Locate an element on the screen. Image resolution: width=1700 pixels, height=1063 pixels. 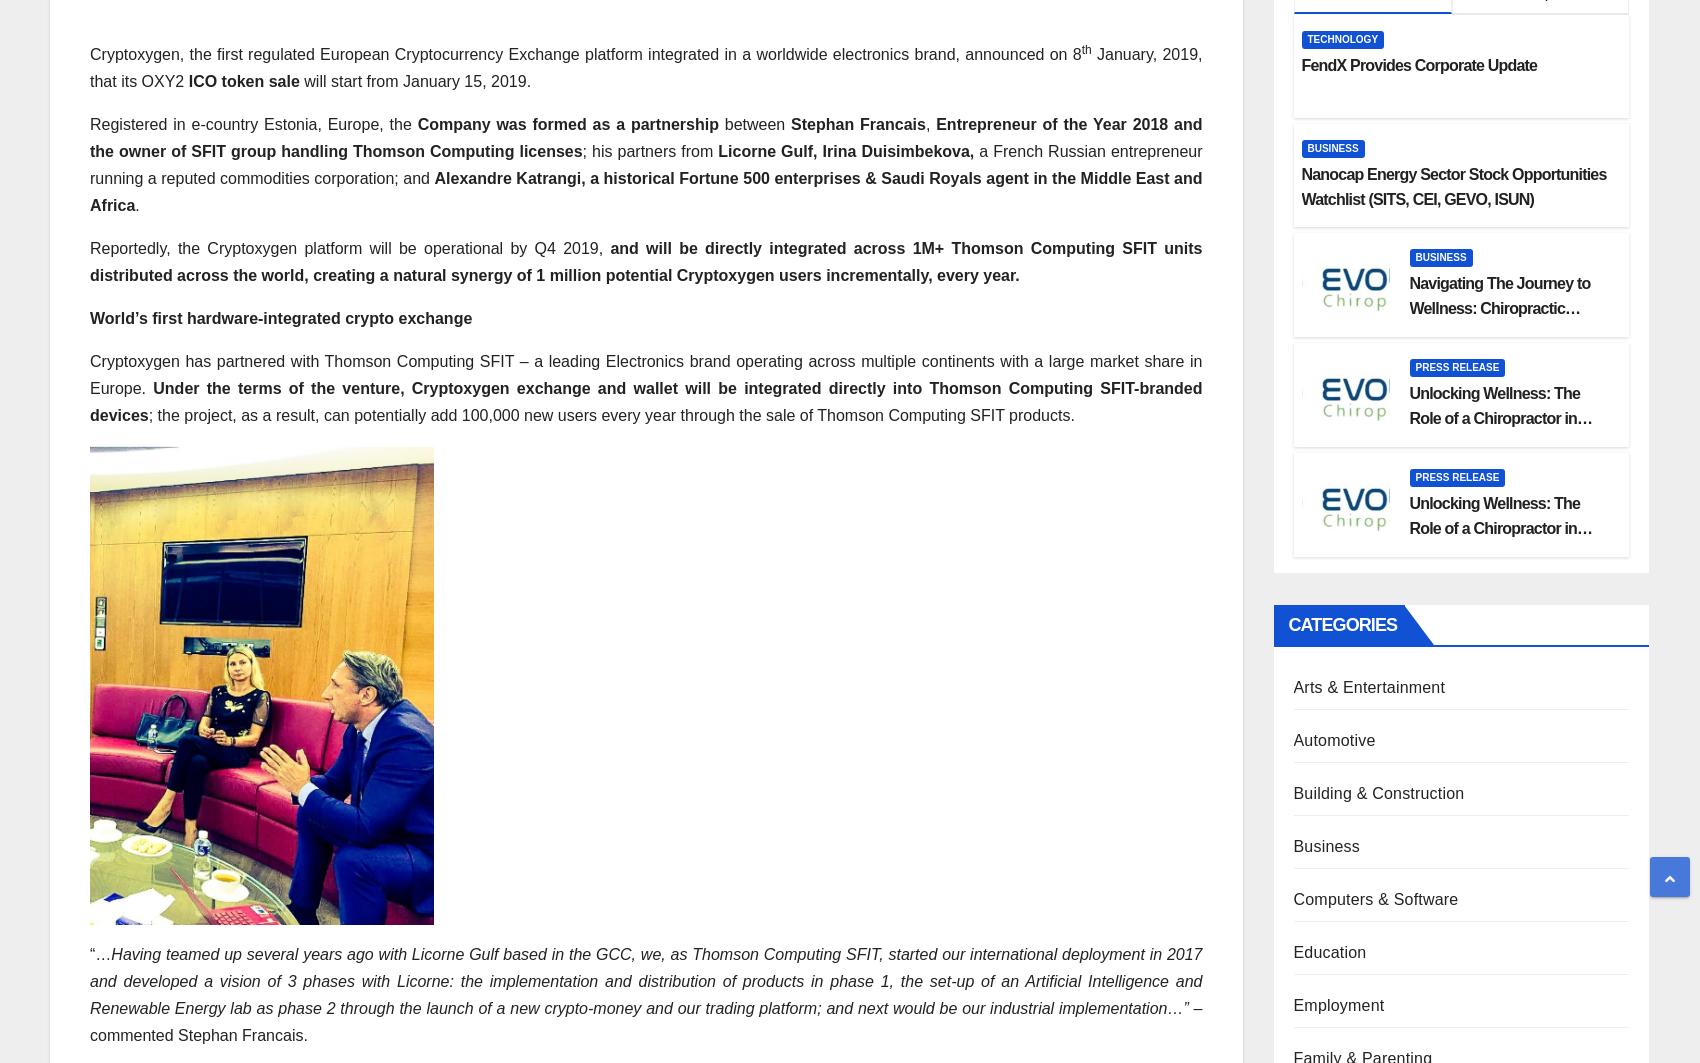
'; his partners from' is located at coordinates (581, 150).